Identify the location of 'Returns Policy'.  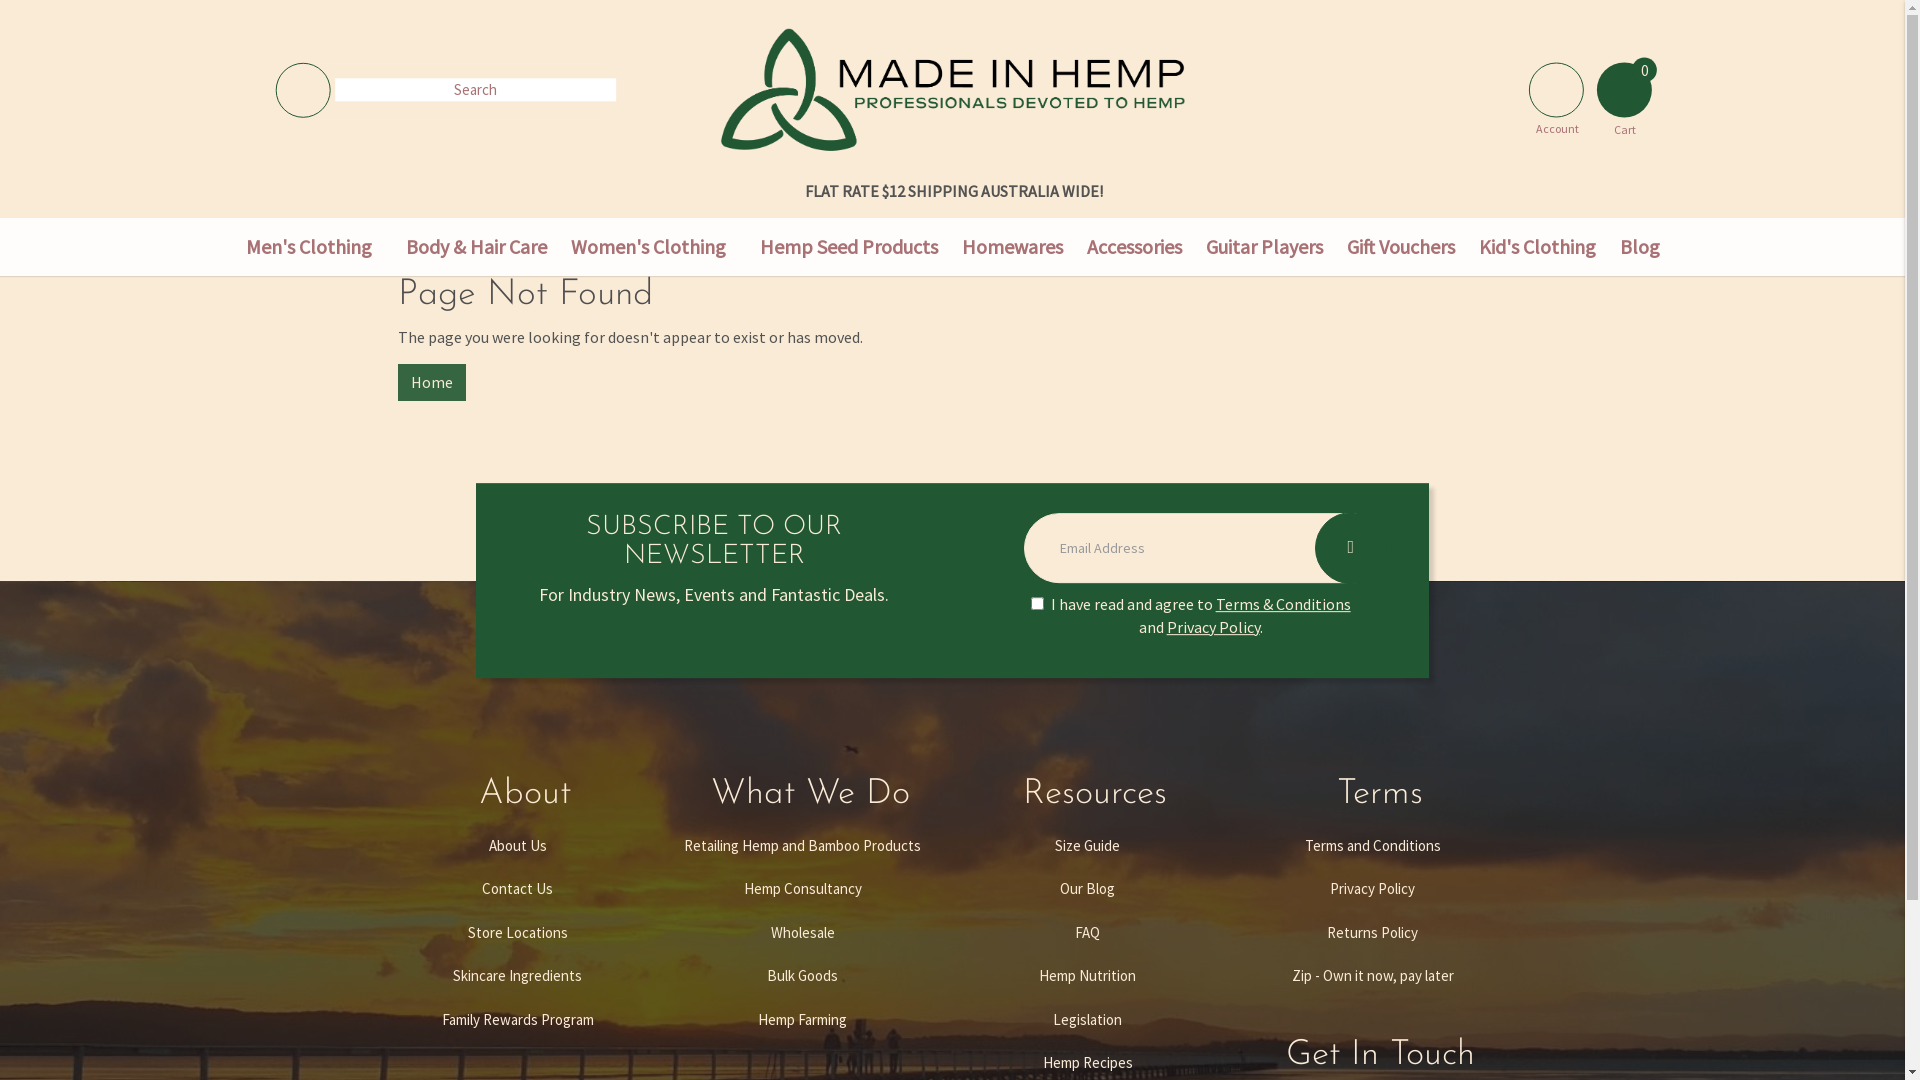
(1237, 932).